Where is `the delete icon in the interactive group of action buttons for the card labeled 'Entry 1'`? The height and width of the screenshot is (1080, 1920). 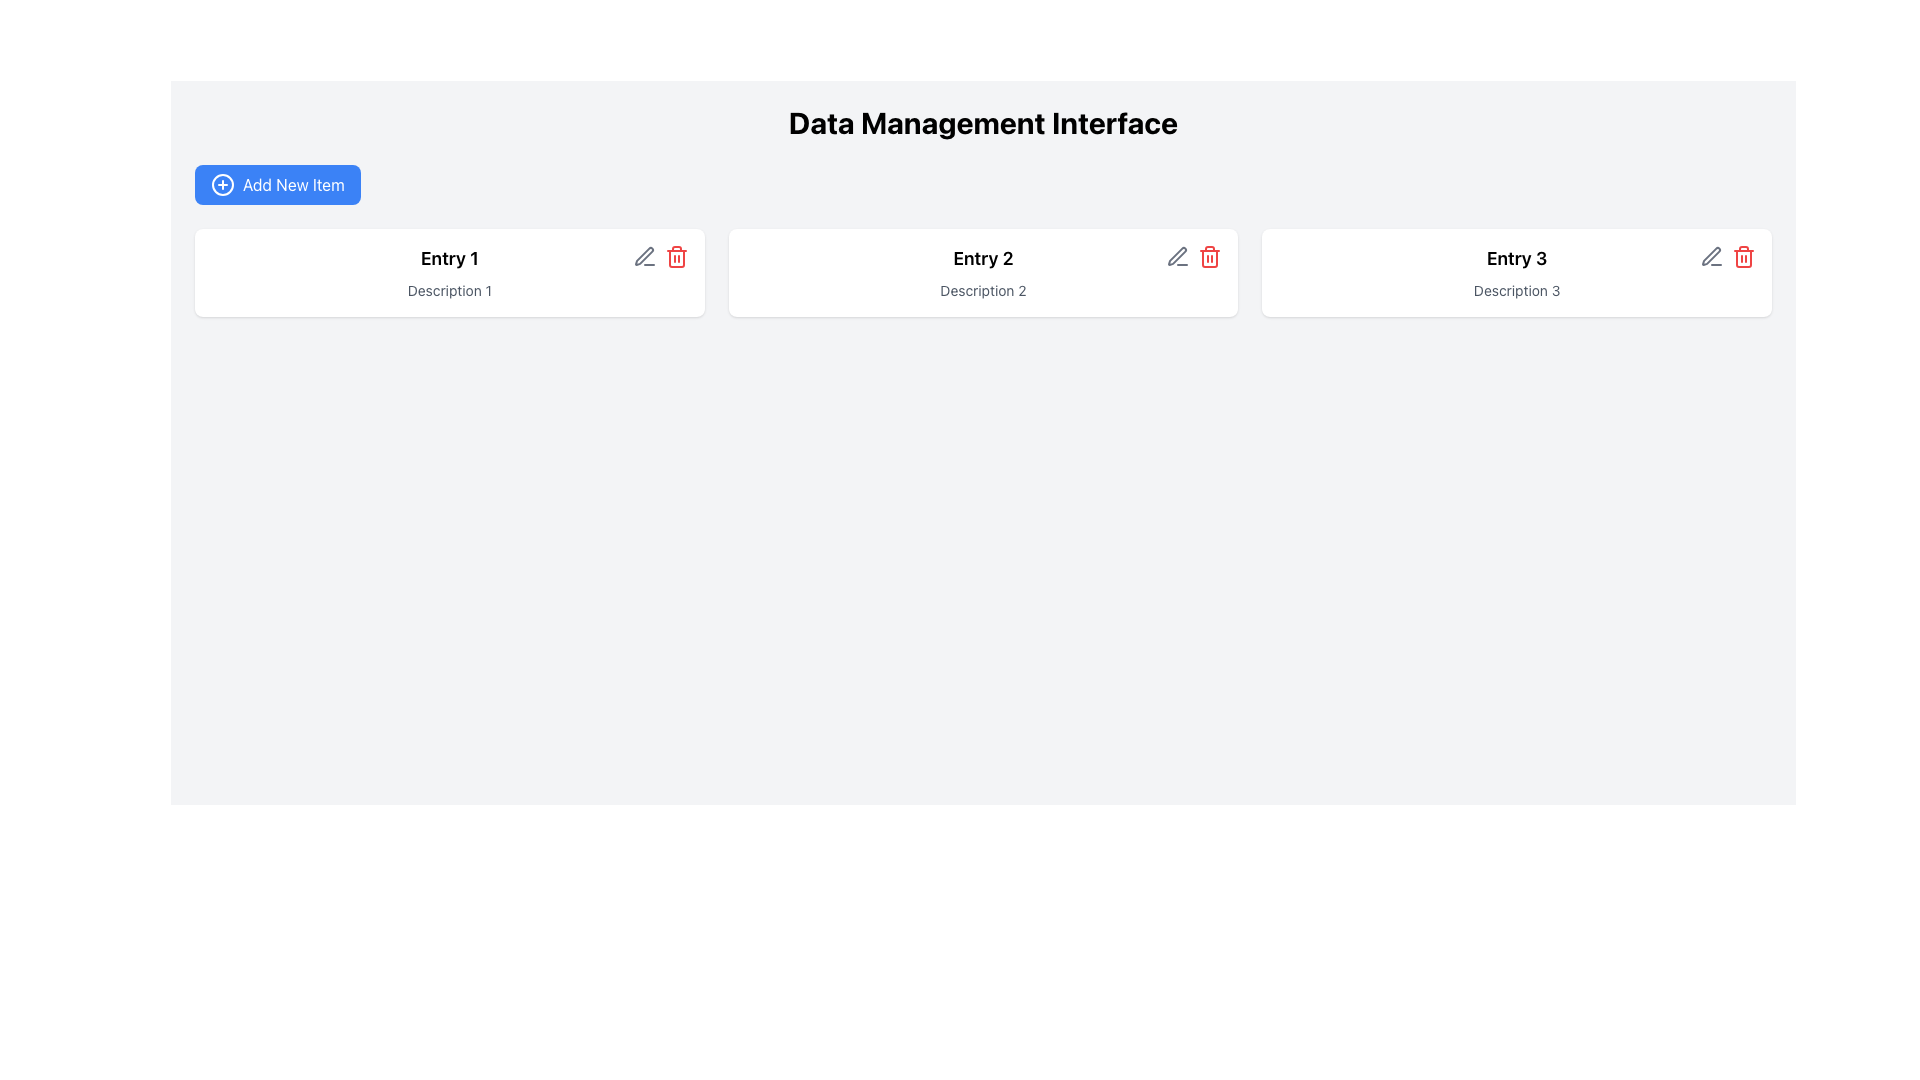 the delete icon in the interactive group of action buttons for the card labeled 'Entry 1' is located at coordinates (660, 256).